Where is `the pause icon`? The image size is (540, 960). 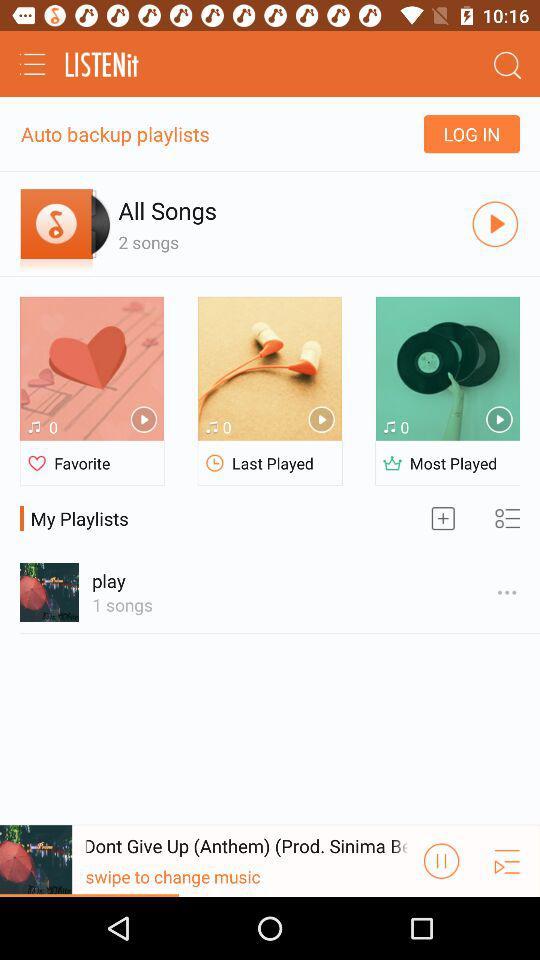 the pause icon is located at coordinates (441, 921).